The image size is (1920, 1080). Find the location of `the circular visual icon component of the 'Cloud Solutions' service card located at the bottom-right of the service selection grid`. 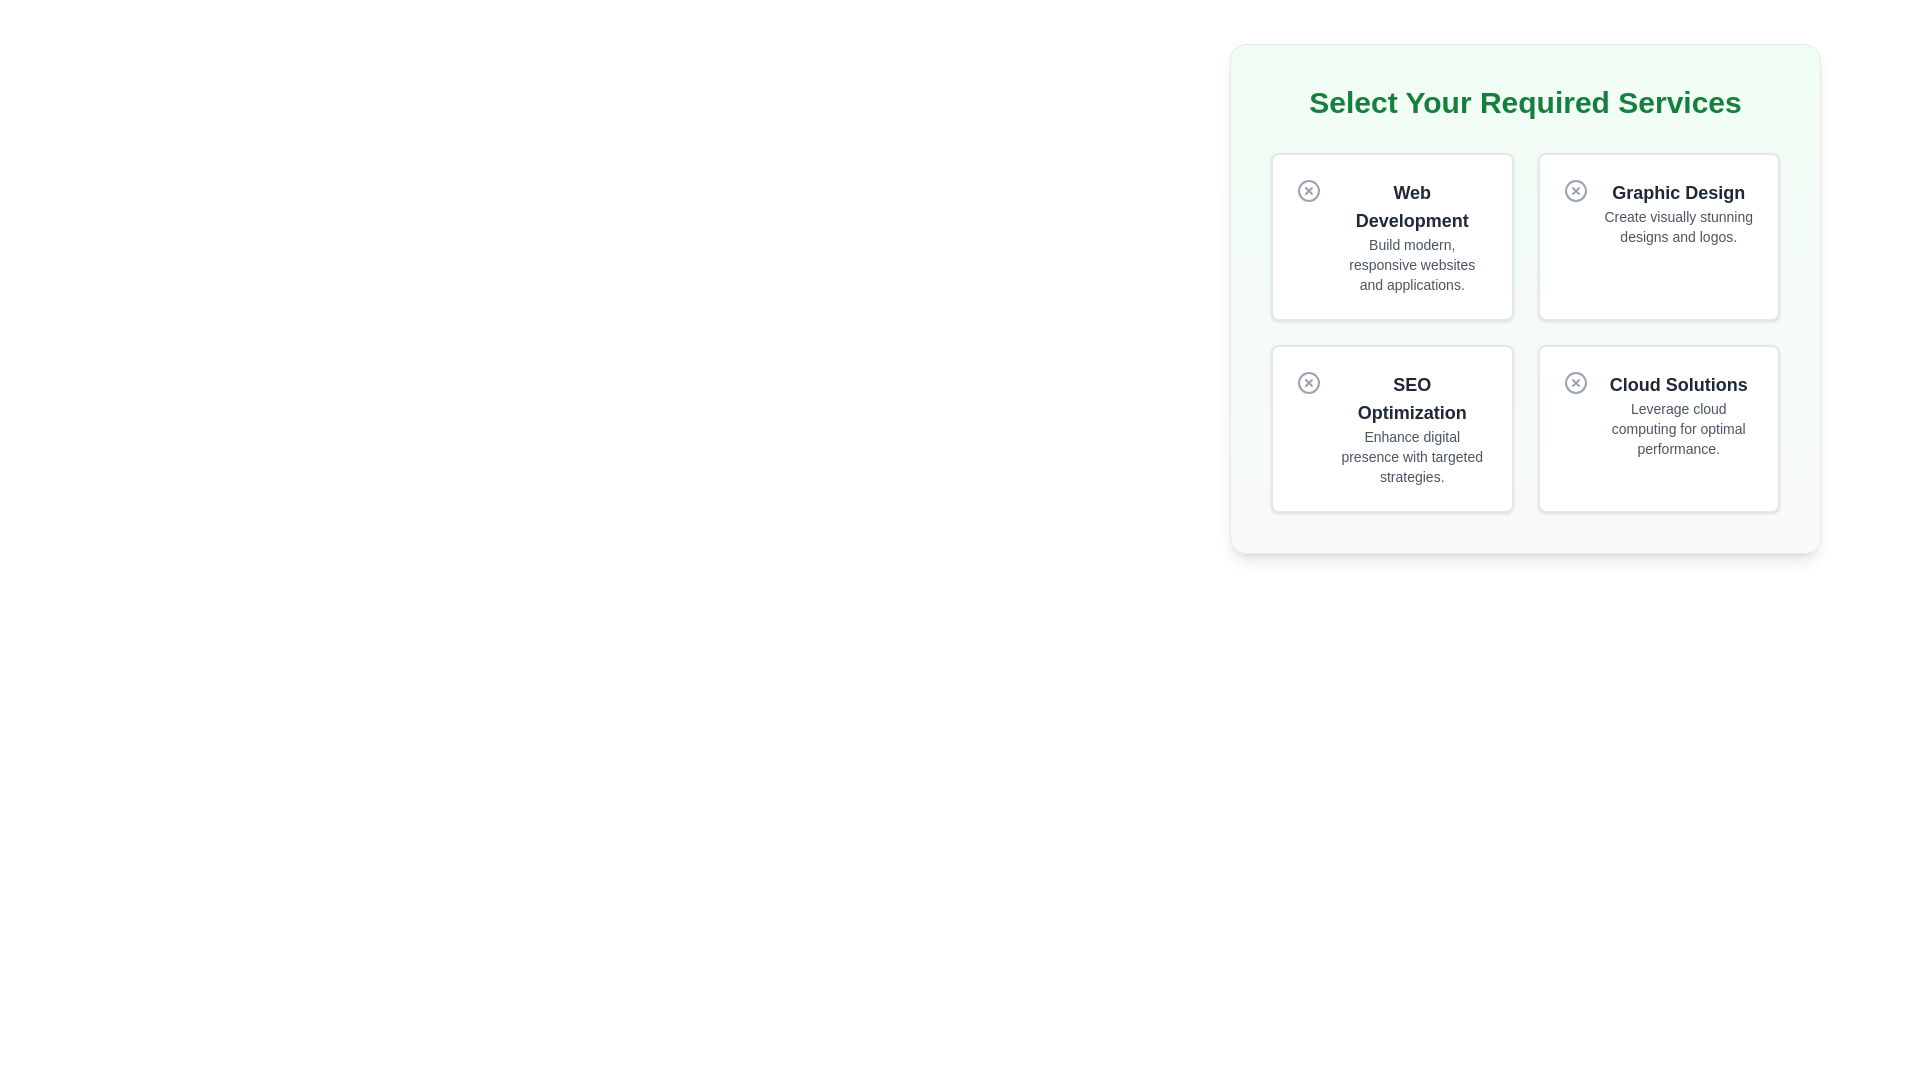

the circular visual icon component of the 'Cloud Solutions' service card located at the bottom-right of the service selection grid is located at coordinates (1574, 382).